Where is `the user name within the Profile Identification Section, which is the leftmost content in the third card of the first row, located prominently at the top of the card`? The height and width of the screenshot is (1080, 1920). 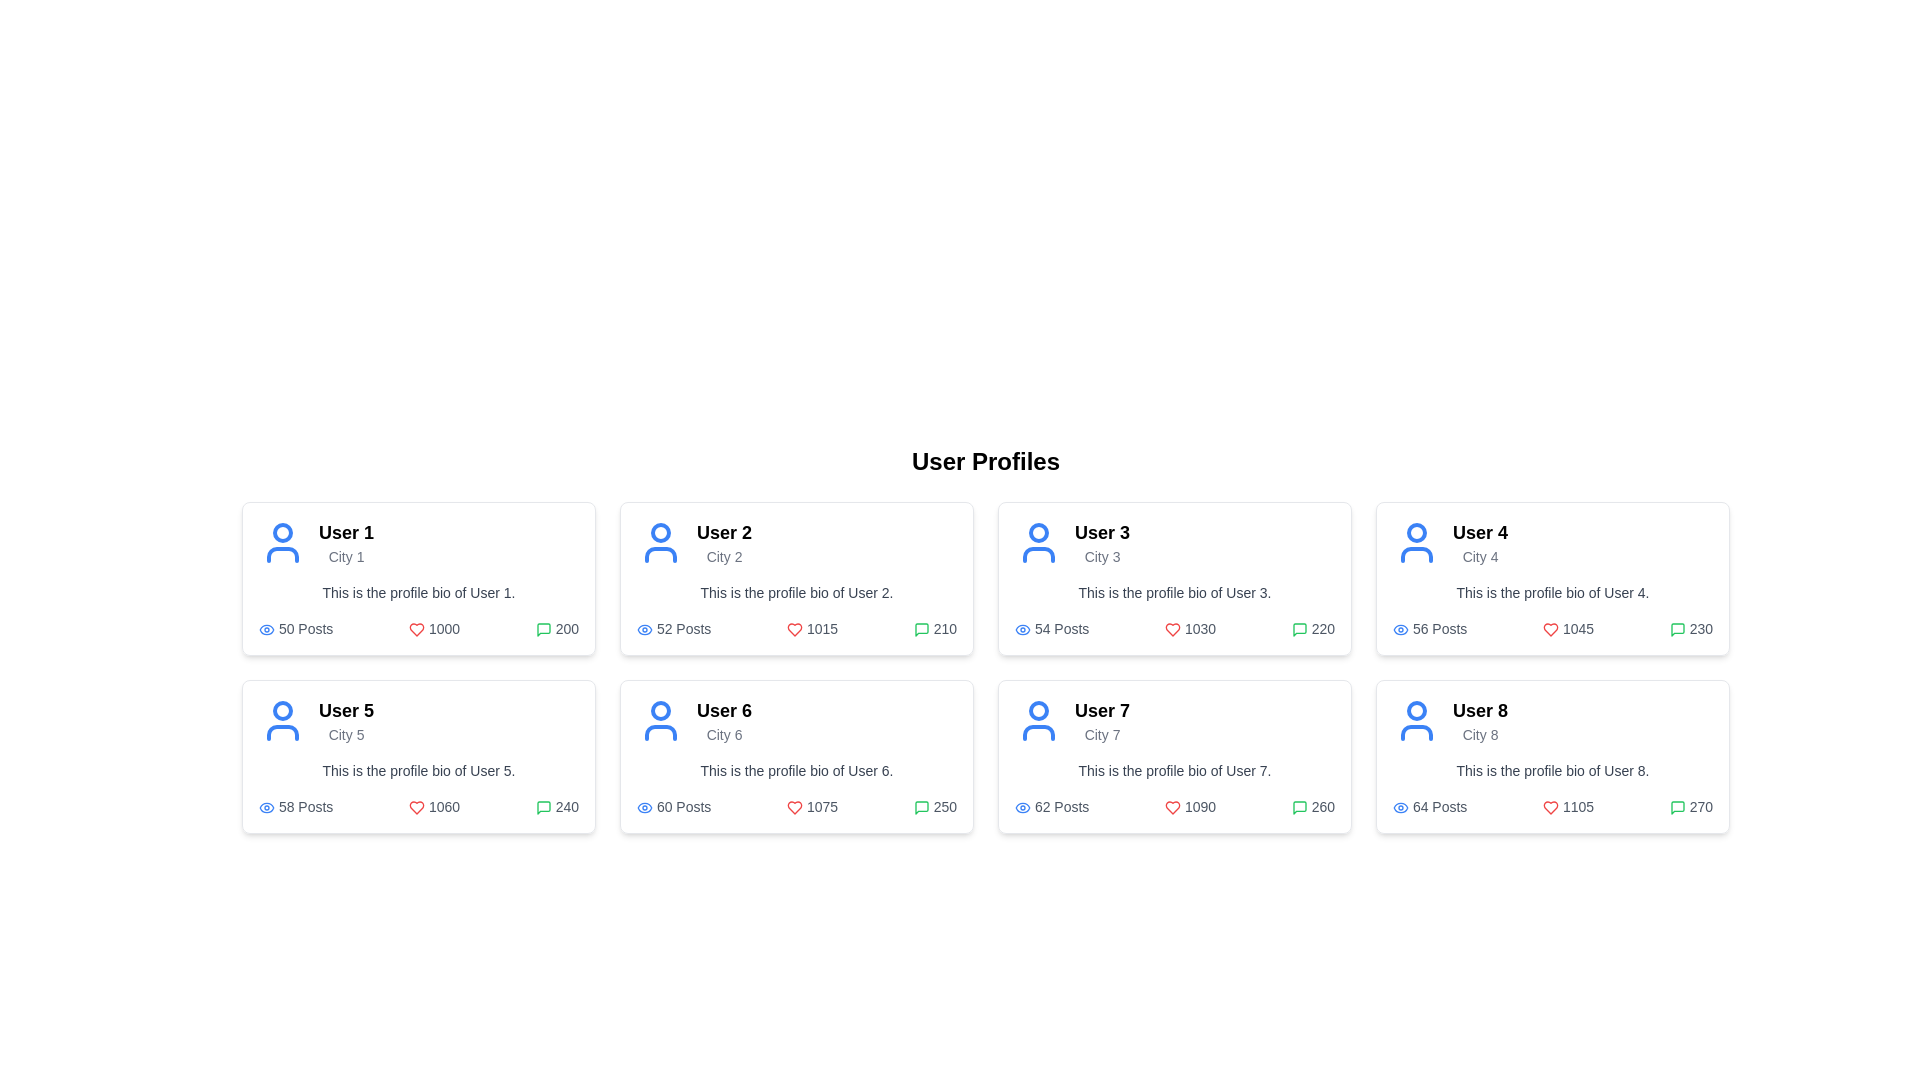
the user name within the Profile Identification Section, which is the leftmost content in the third card of the first row, located prominently at the top of the card is located at coordinates (1175, 543).